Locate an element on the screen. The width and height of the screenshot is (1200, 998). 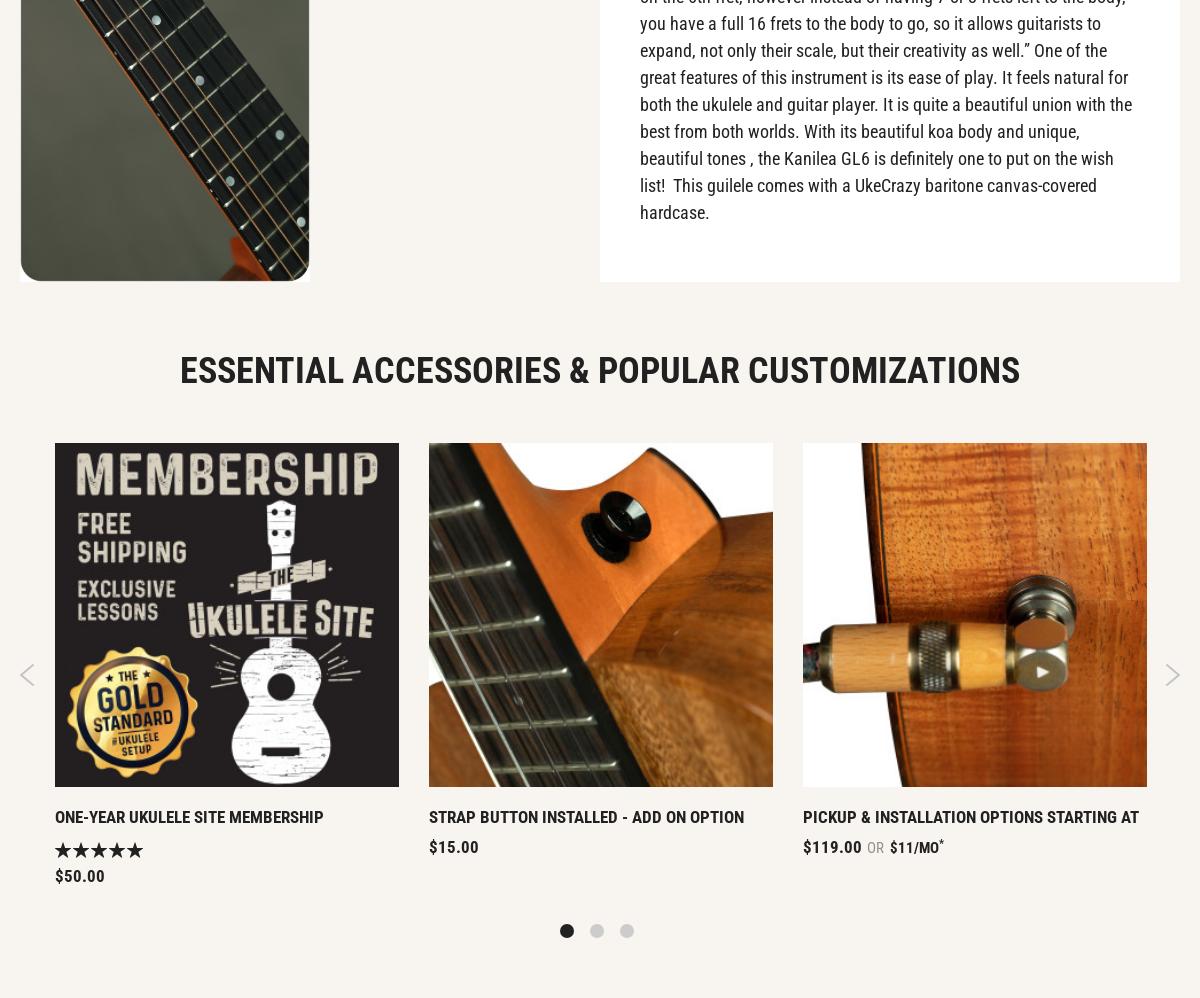
'Made In Hawaii' is located at coordinates (741, 266).